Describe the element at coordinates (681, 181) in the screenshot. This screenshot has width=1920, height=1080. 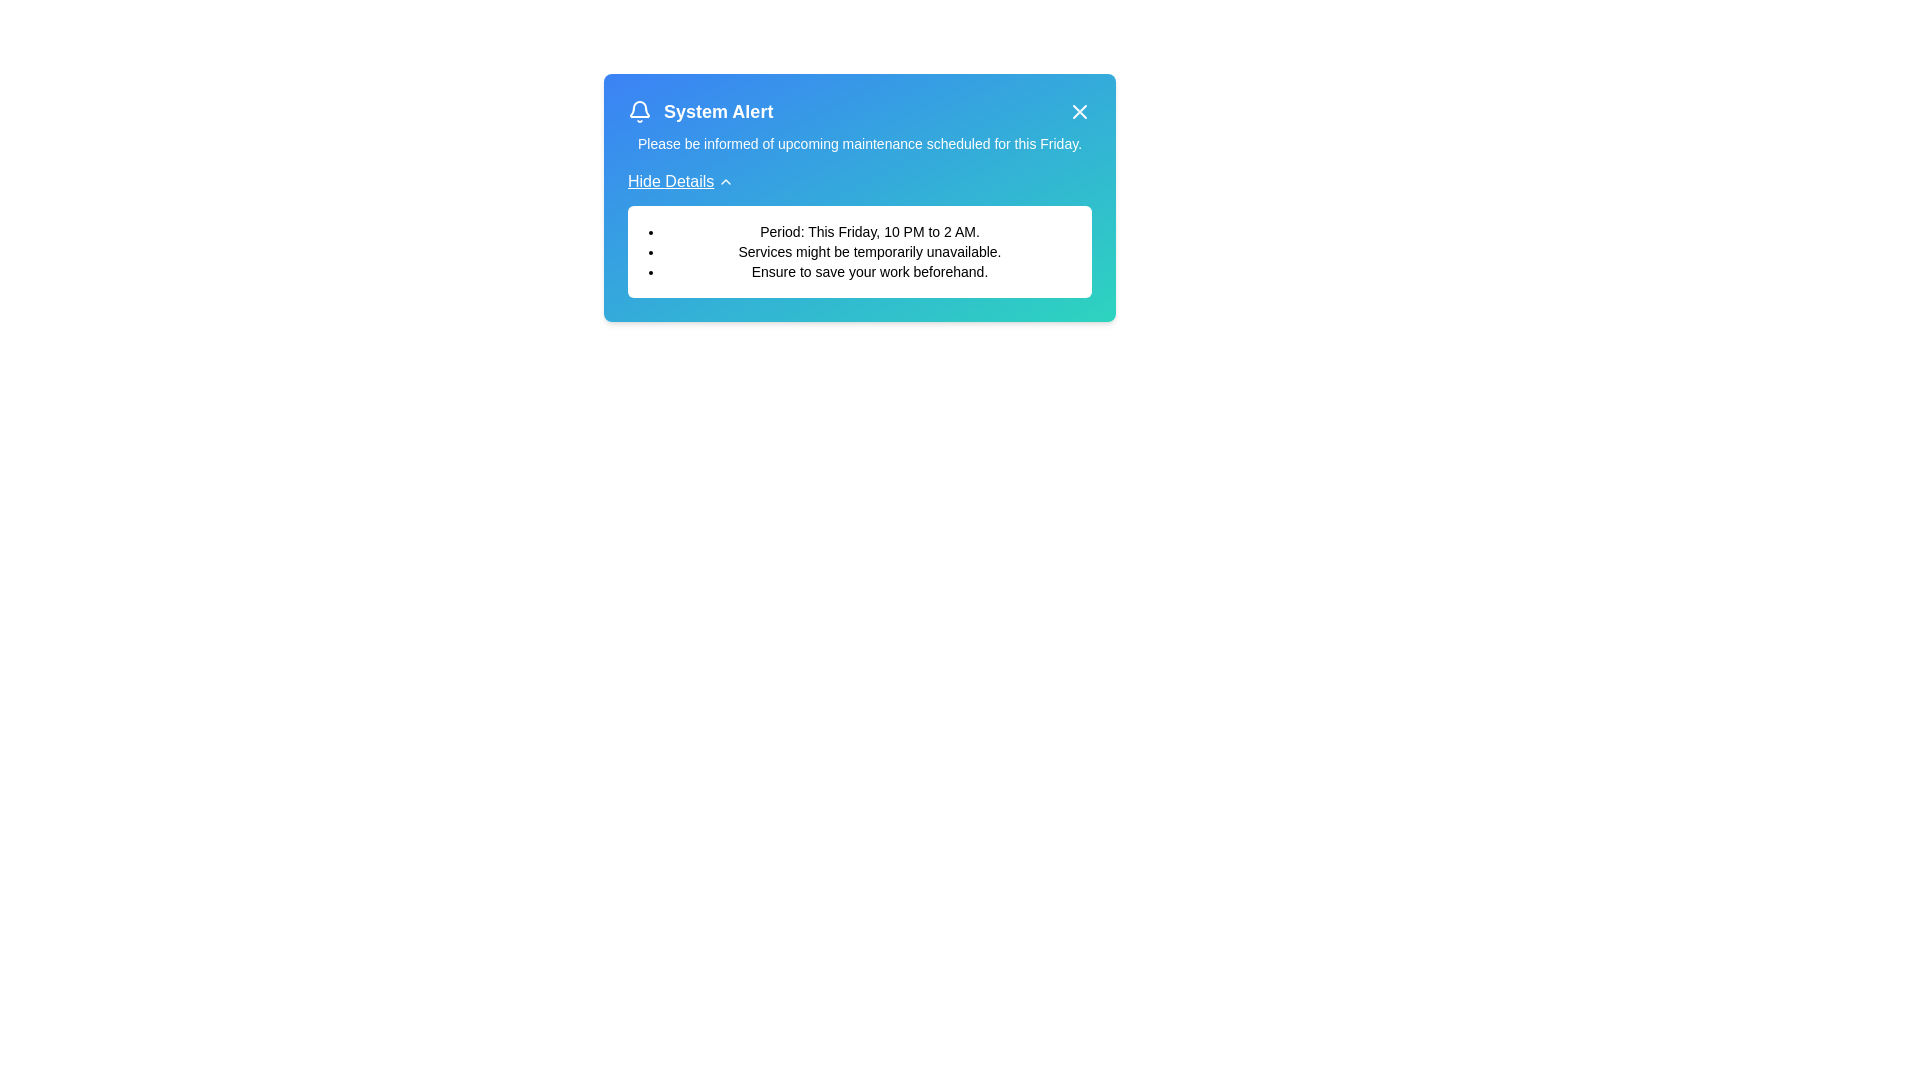
I see `the 'Hide Details' button to collapse the additional information` at that location.